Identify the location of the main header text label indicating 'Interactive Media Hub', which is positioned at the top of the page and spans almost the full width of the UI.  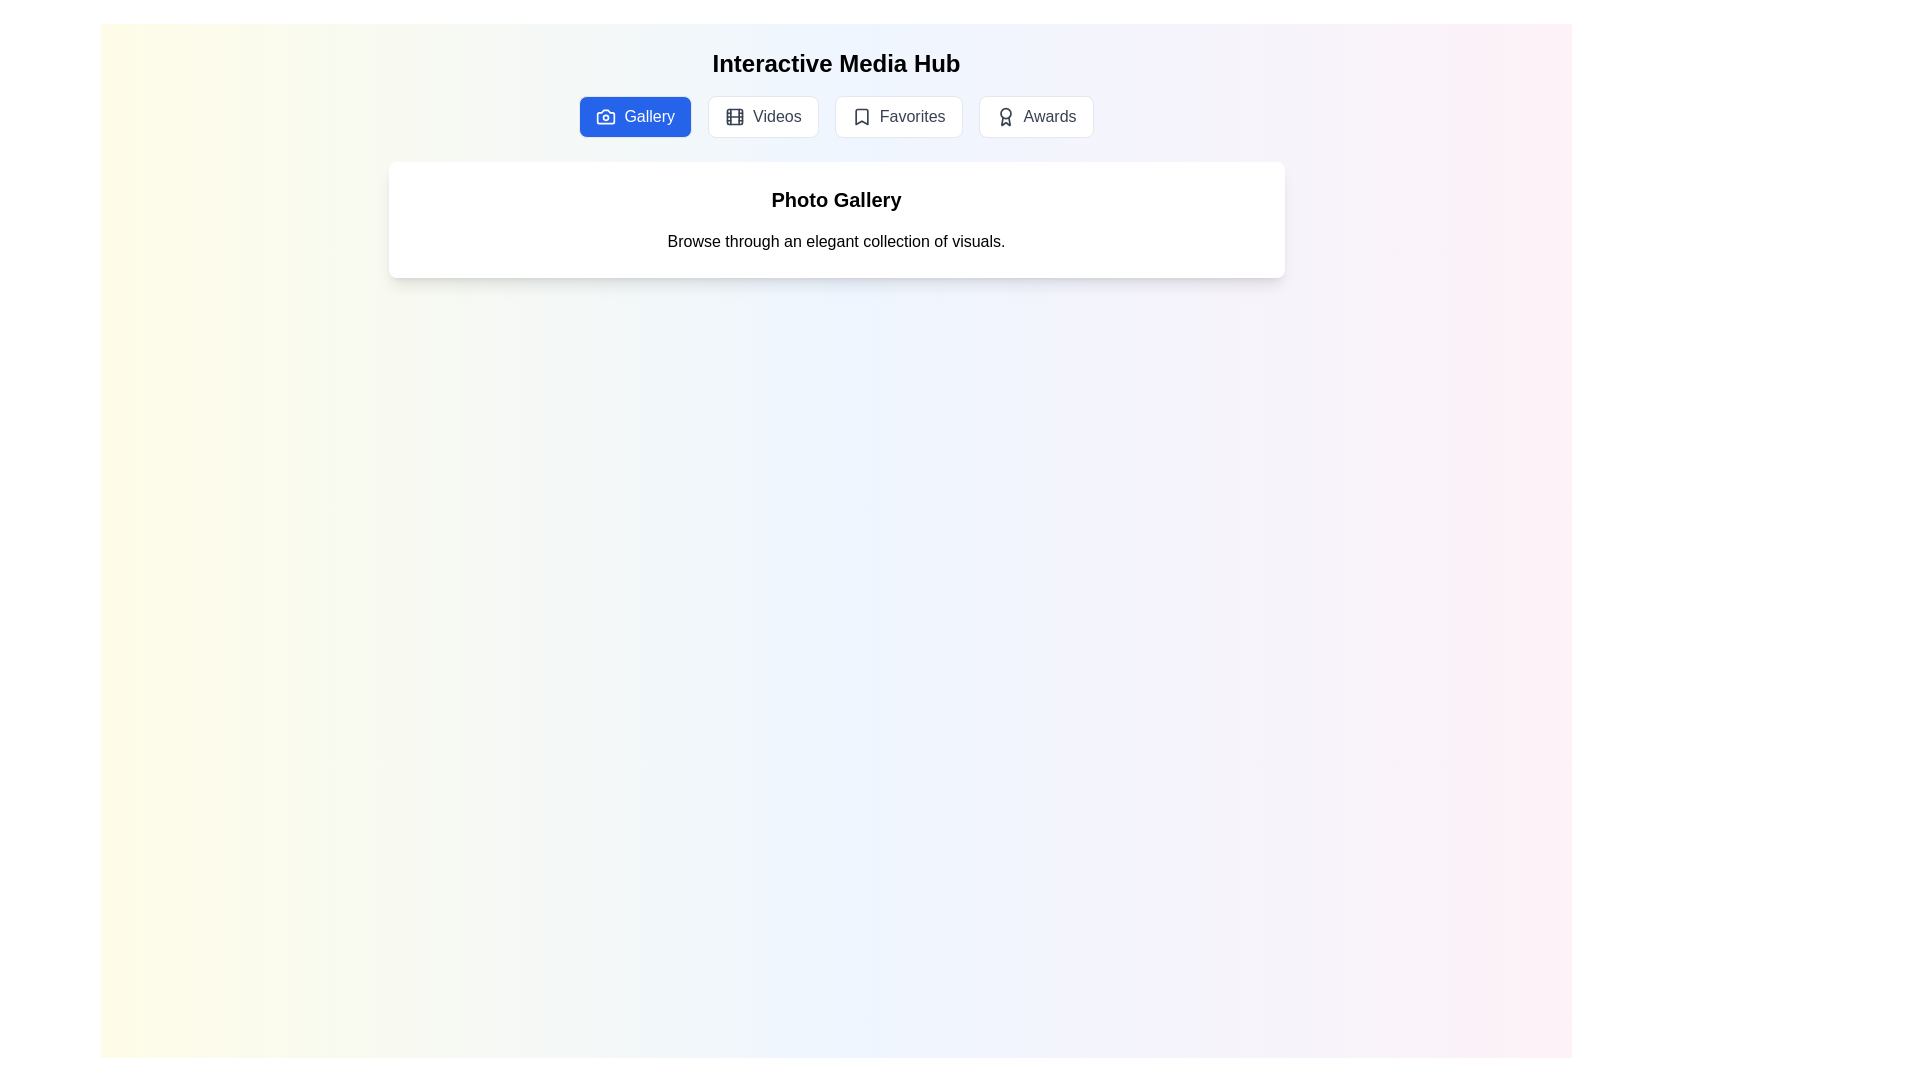
(836, 63).